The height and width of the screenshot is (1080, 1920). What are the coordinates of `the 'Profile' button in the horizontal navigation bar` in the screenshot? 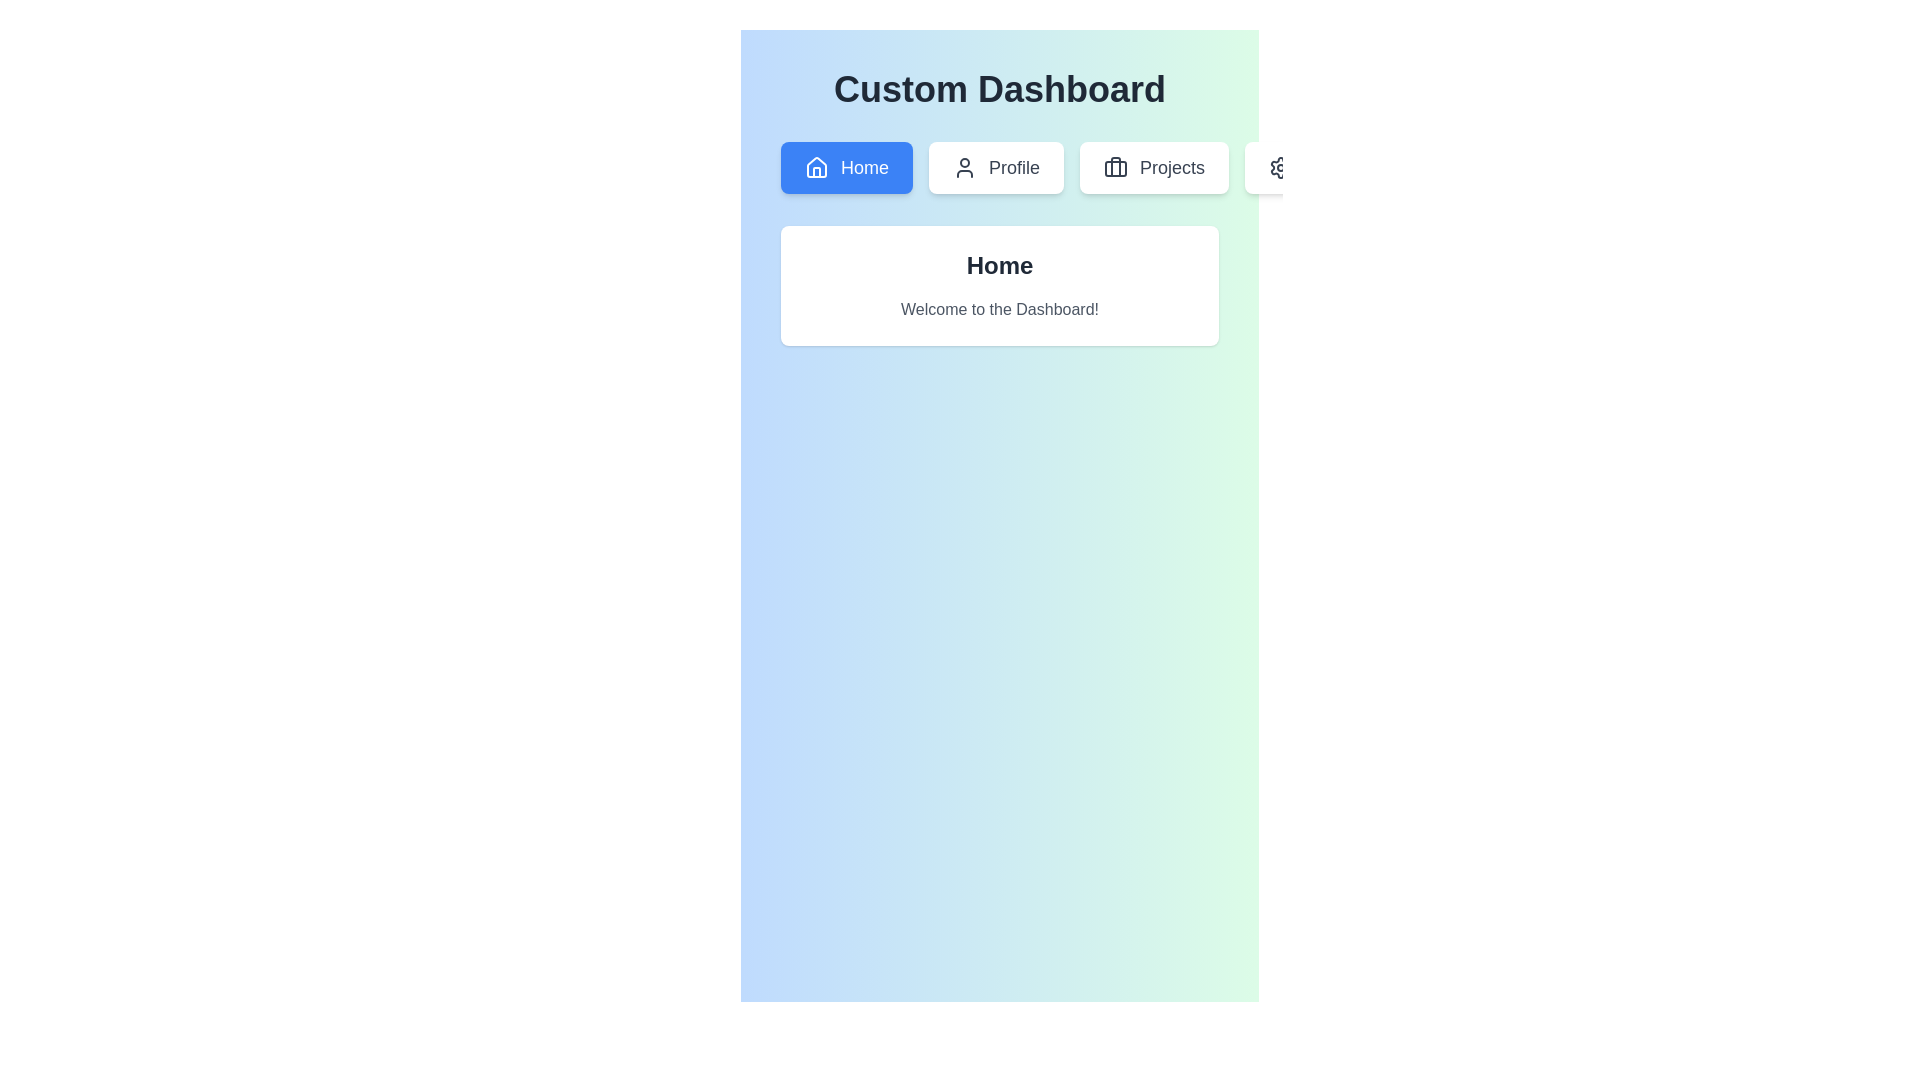 It's located at (999, 167).